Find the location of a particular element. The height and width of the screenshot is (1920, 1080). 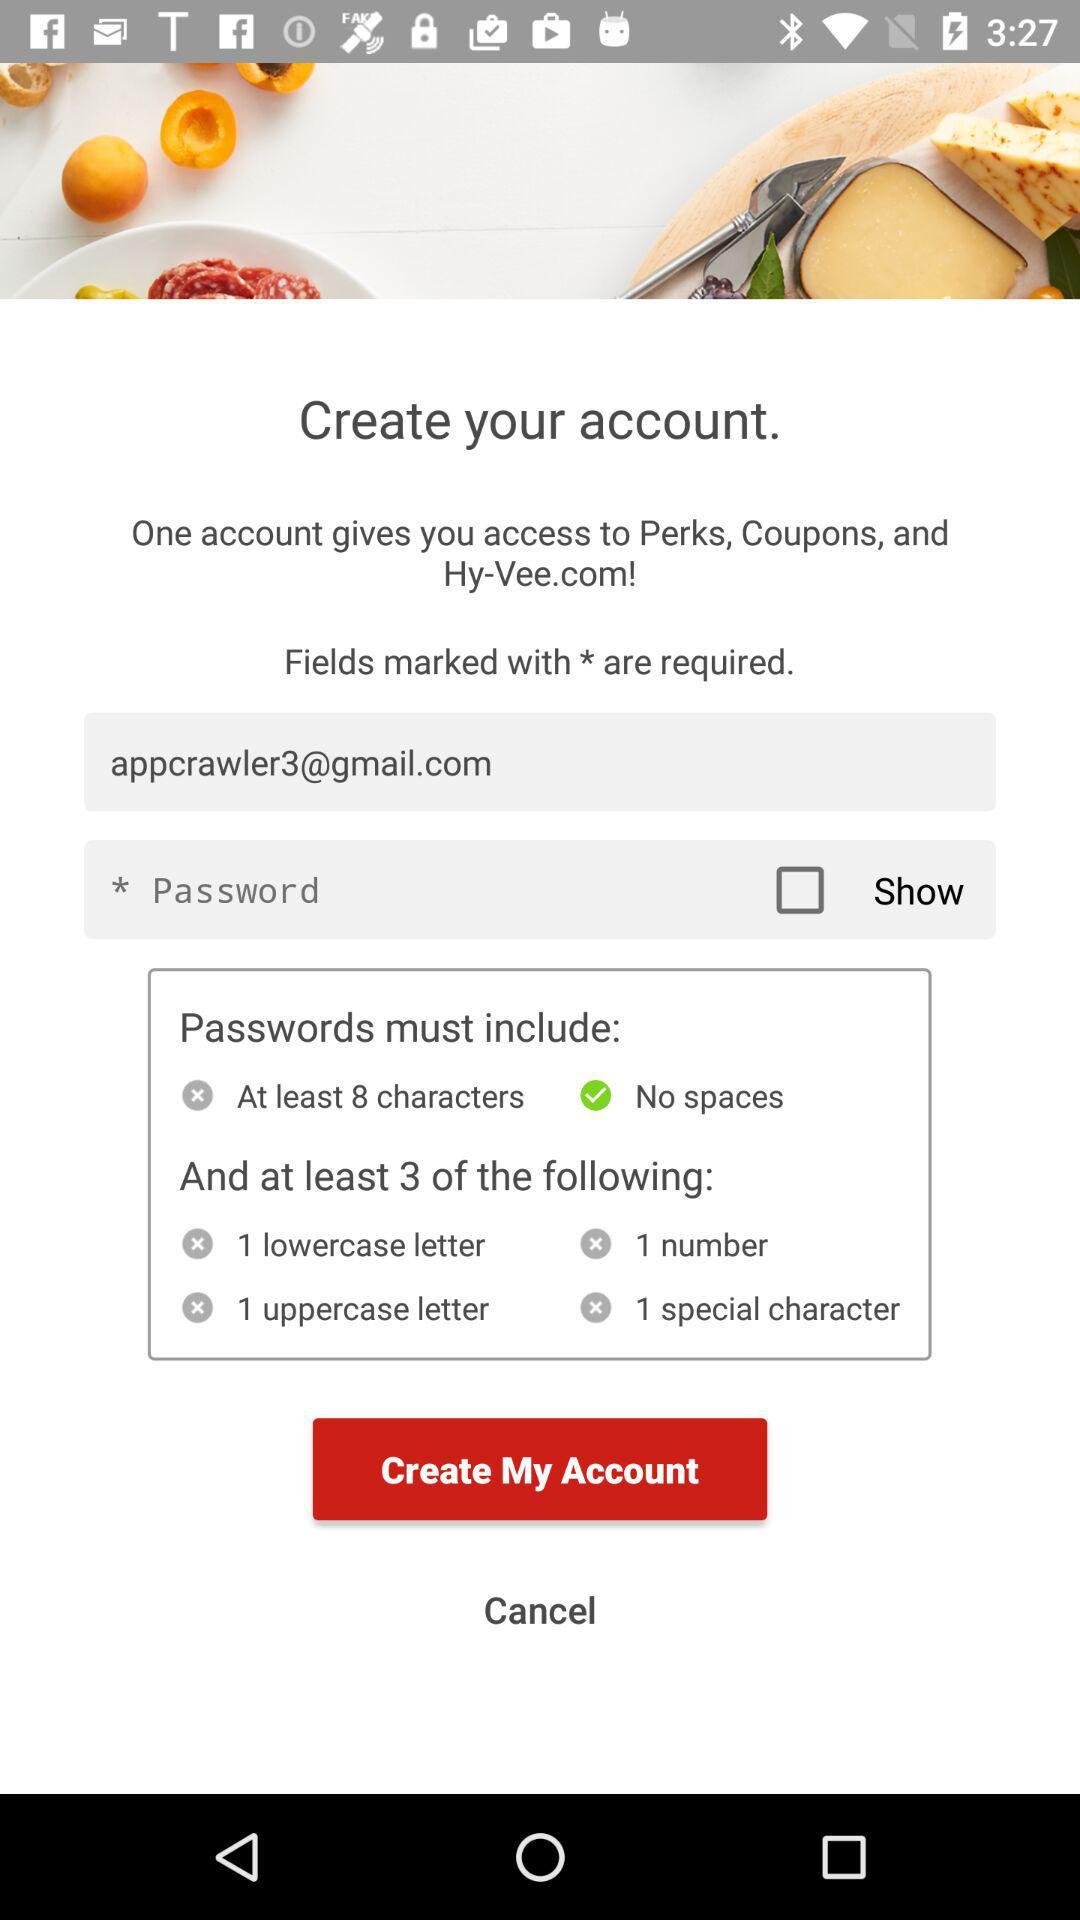

your password is located at coordinates (540, 888).